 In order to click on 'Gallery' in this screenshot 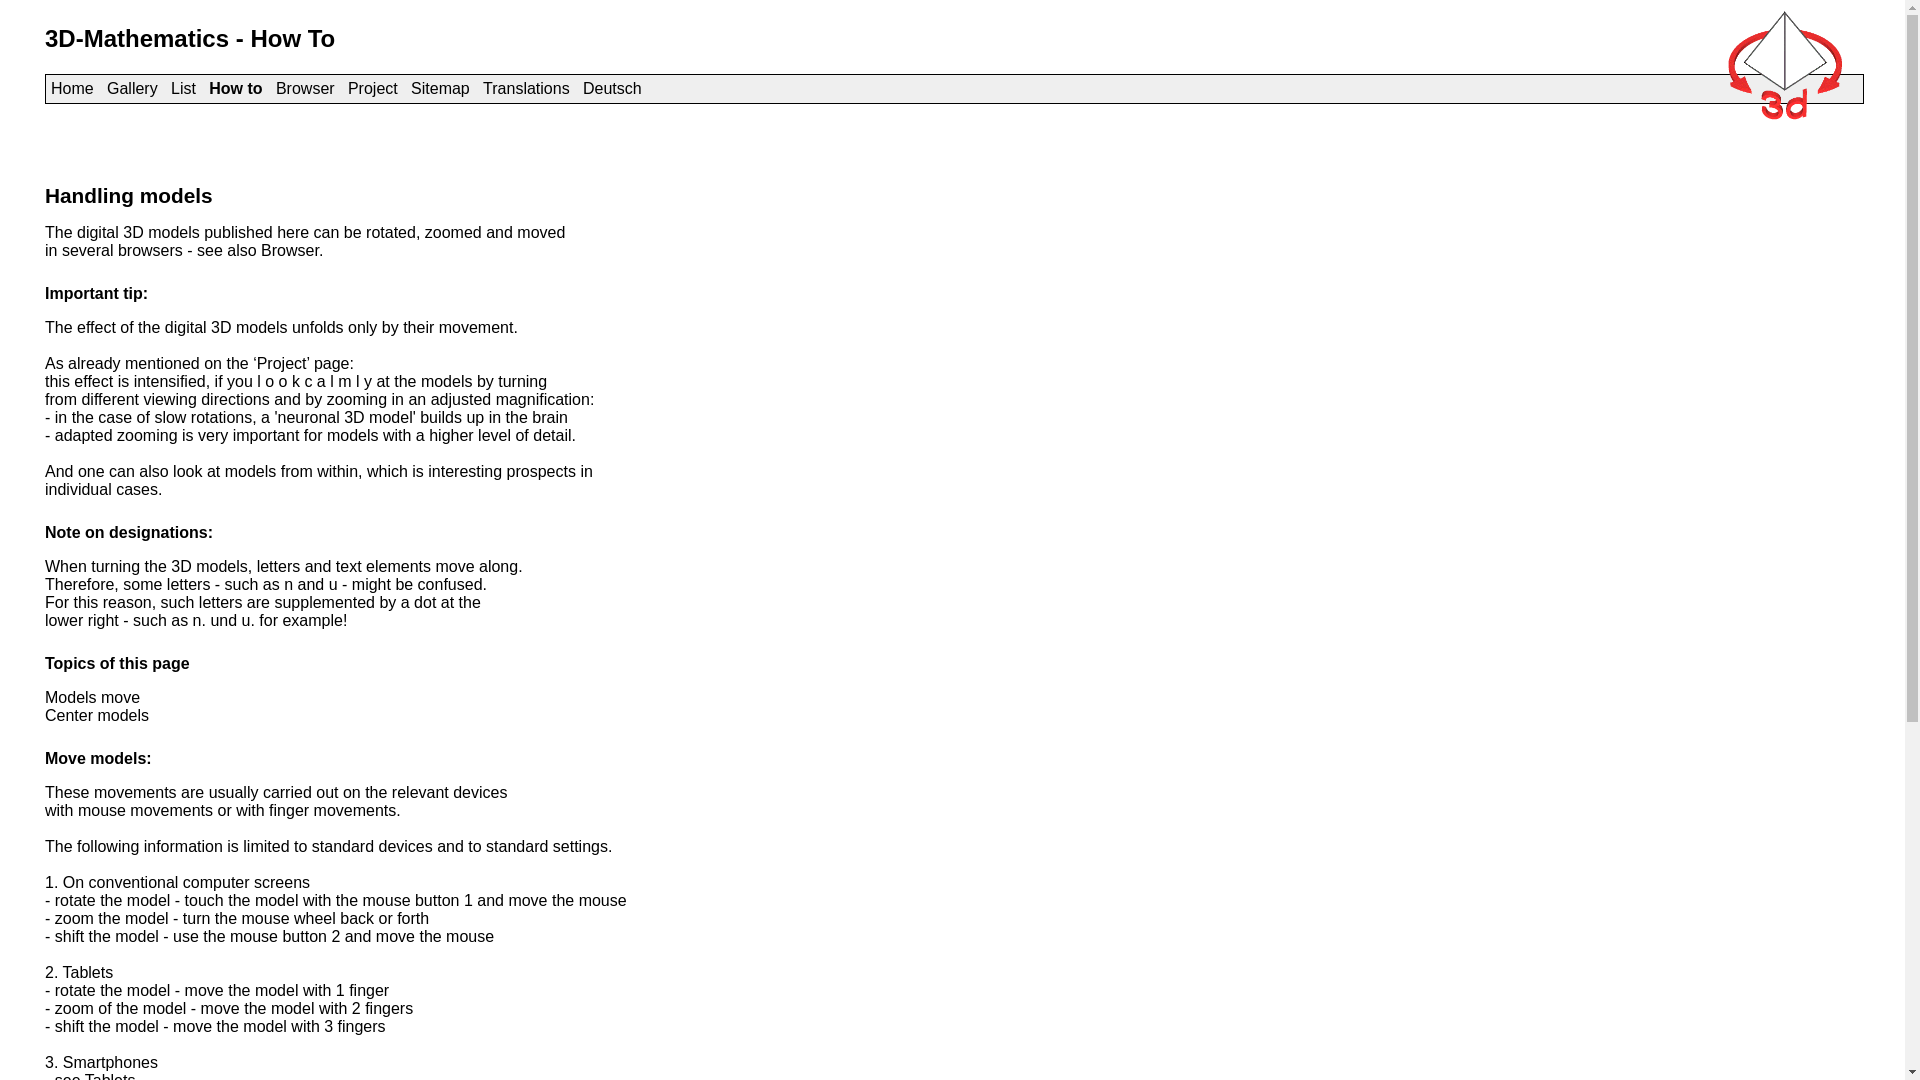, I will do `click(131, 87)`.